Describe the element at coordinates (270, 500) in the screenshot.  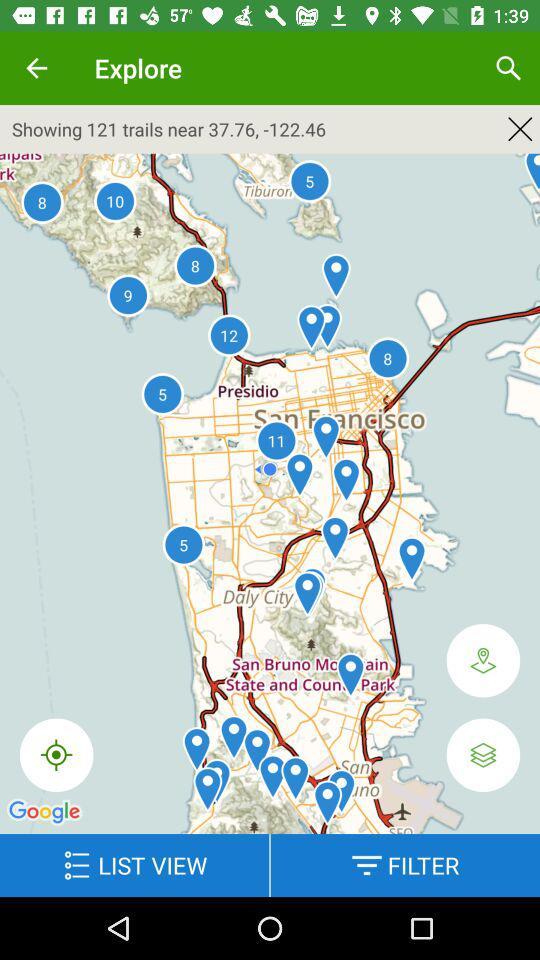
I see `icon at the center` at that location.